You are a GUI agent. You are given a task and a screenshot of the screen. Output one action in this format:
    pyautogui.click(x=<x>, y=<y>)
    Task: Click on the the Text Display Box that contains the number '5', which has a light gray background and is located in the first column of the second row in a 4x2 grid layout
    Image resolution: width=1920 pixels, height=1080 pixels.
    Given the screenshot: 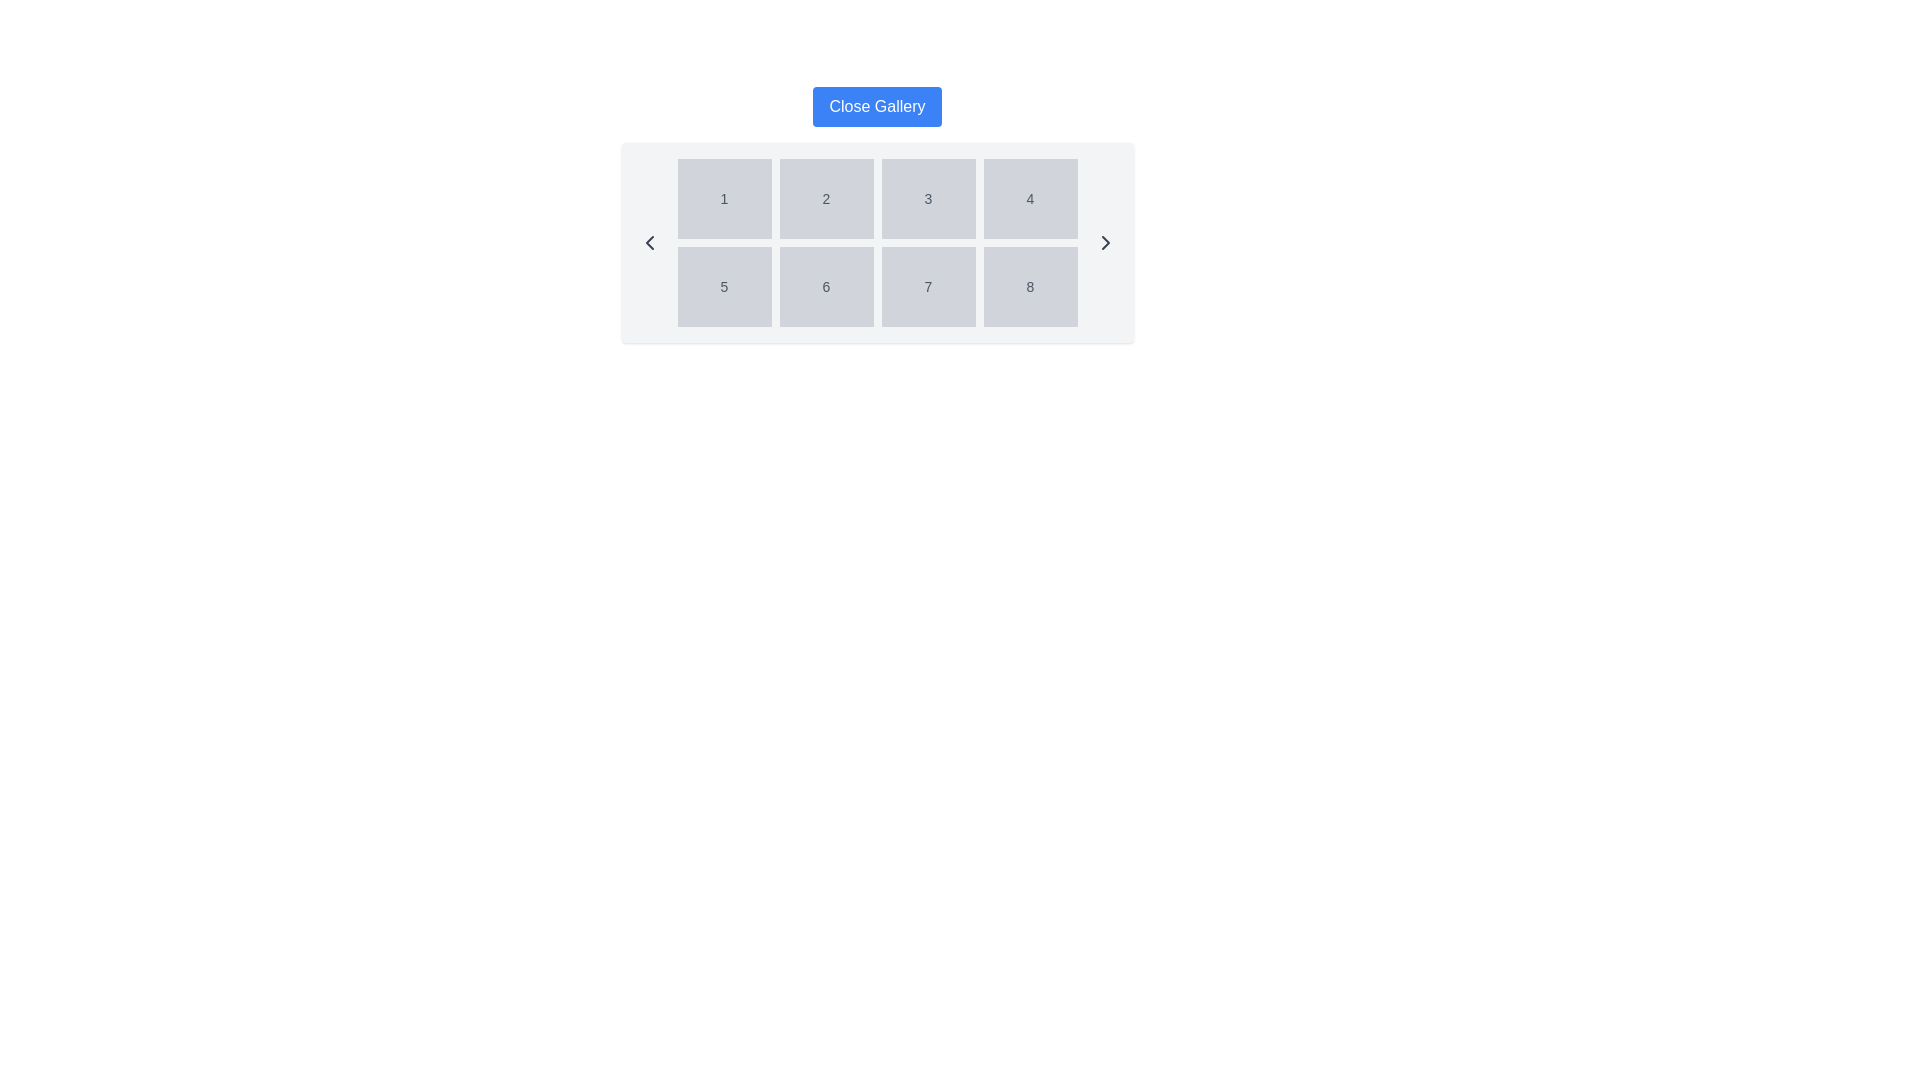 What is the action you would take?
    pyautogui.click(x=723, y=286)
    